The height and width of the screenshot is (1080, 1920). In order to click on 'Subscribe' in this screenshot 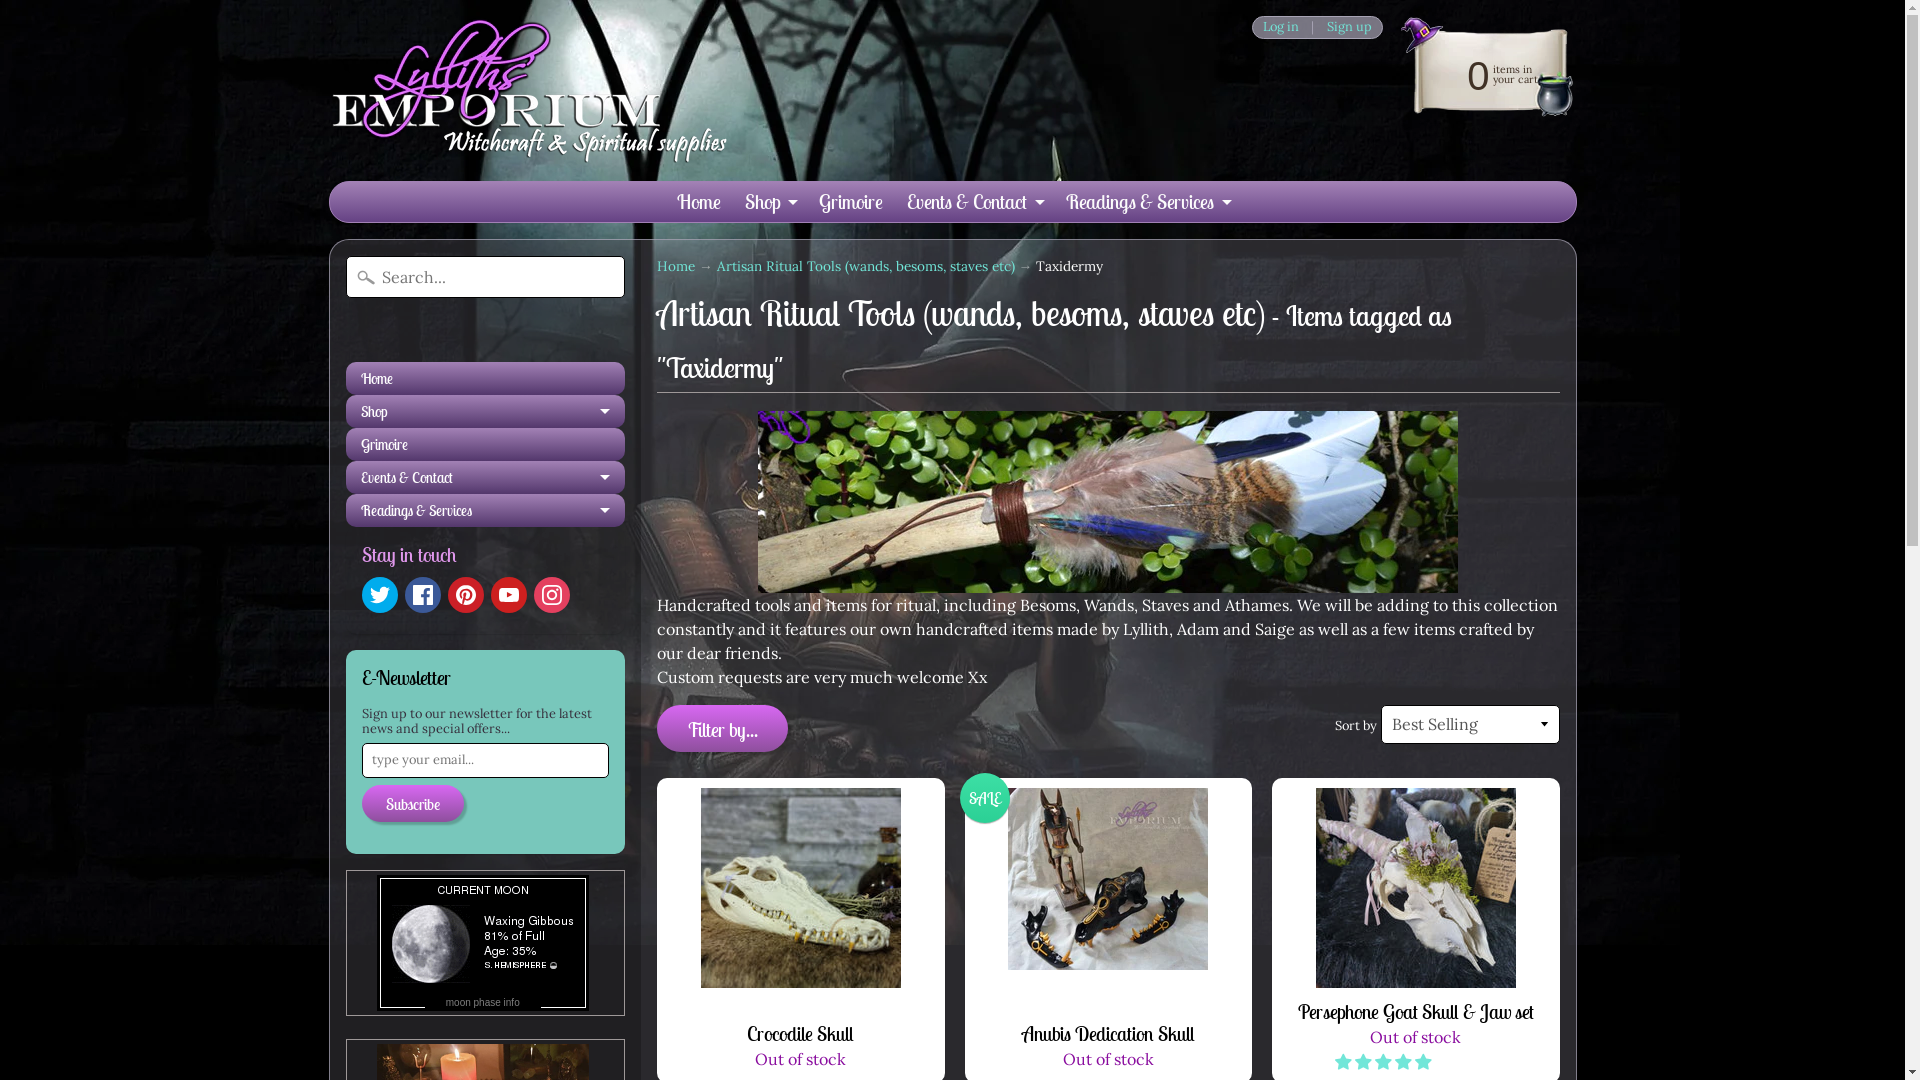, I will do `click(411, 802)`.